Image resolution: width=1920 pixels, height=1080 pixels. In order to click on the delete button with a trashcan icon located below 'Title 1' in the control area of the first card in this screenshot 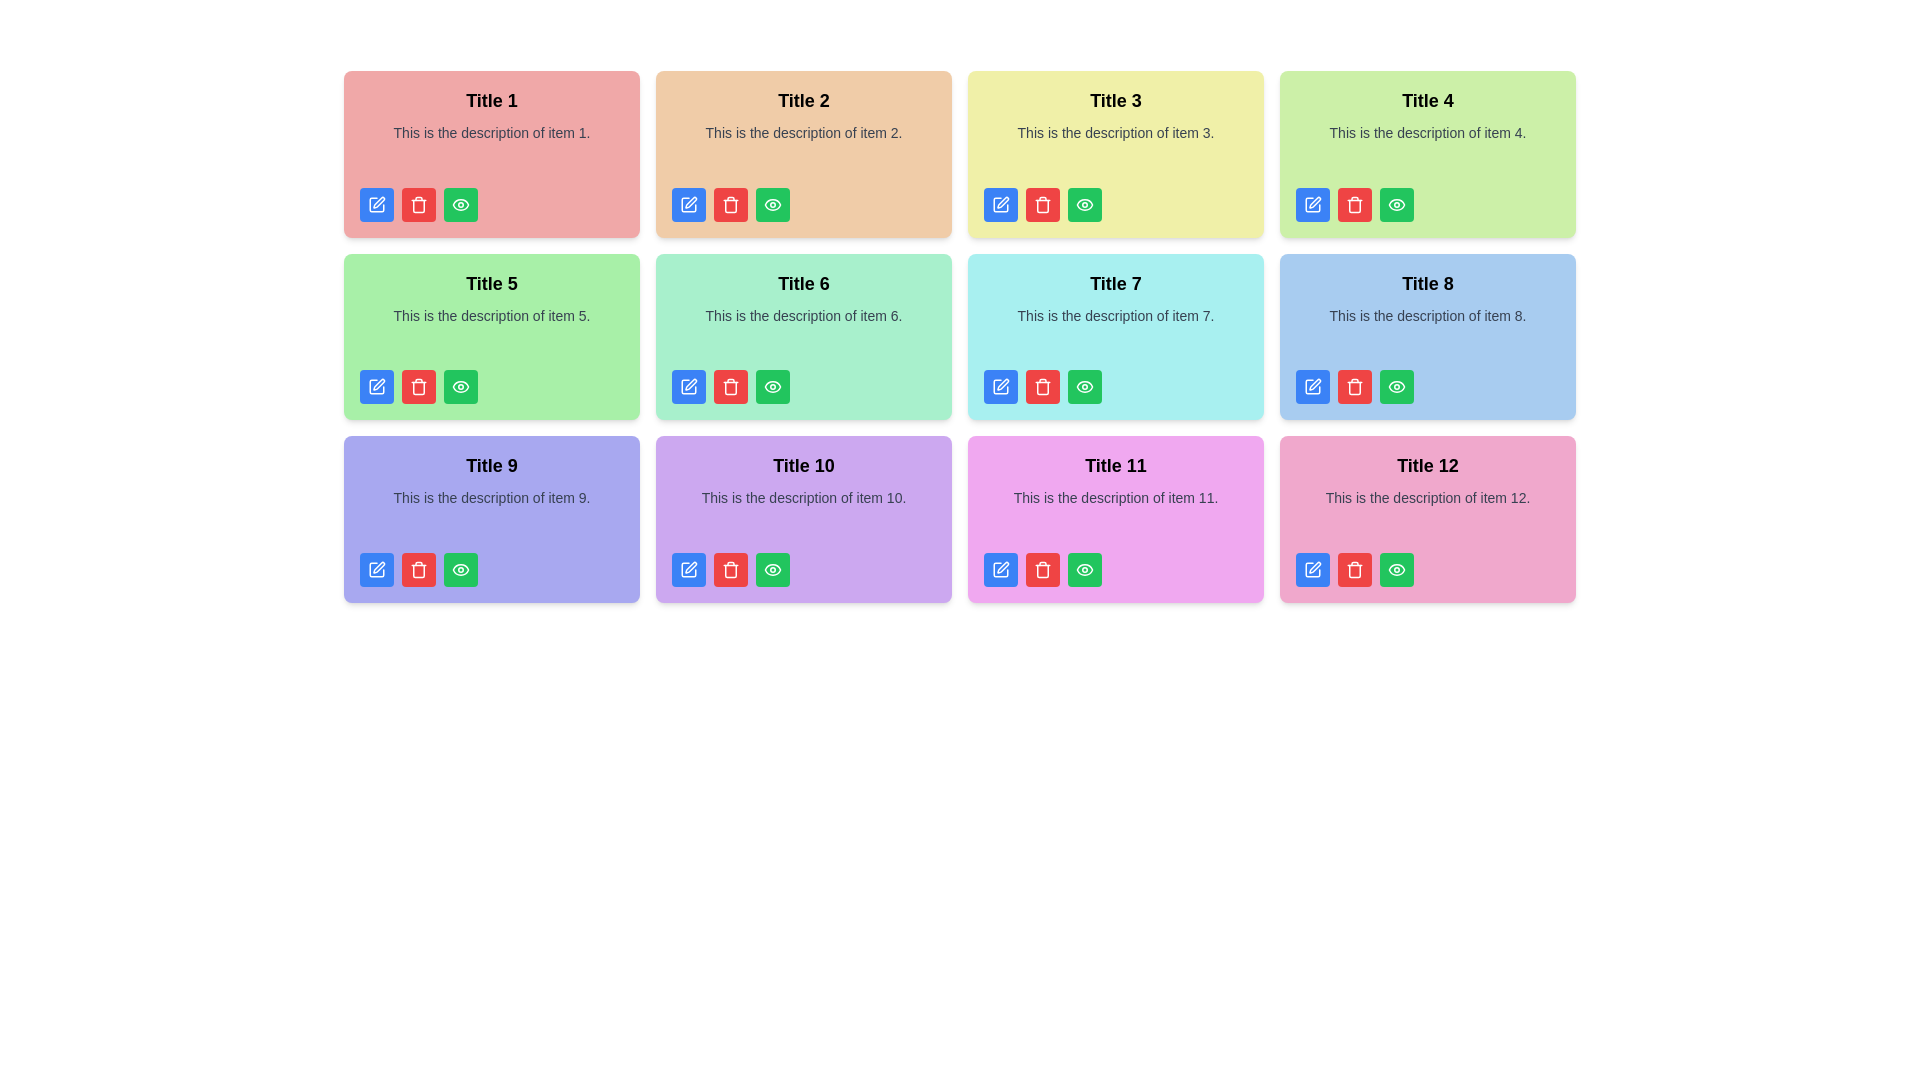, I will do `click(417, 204)`.